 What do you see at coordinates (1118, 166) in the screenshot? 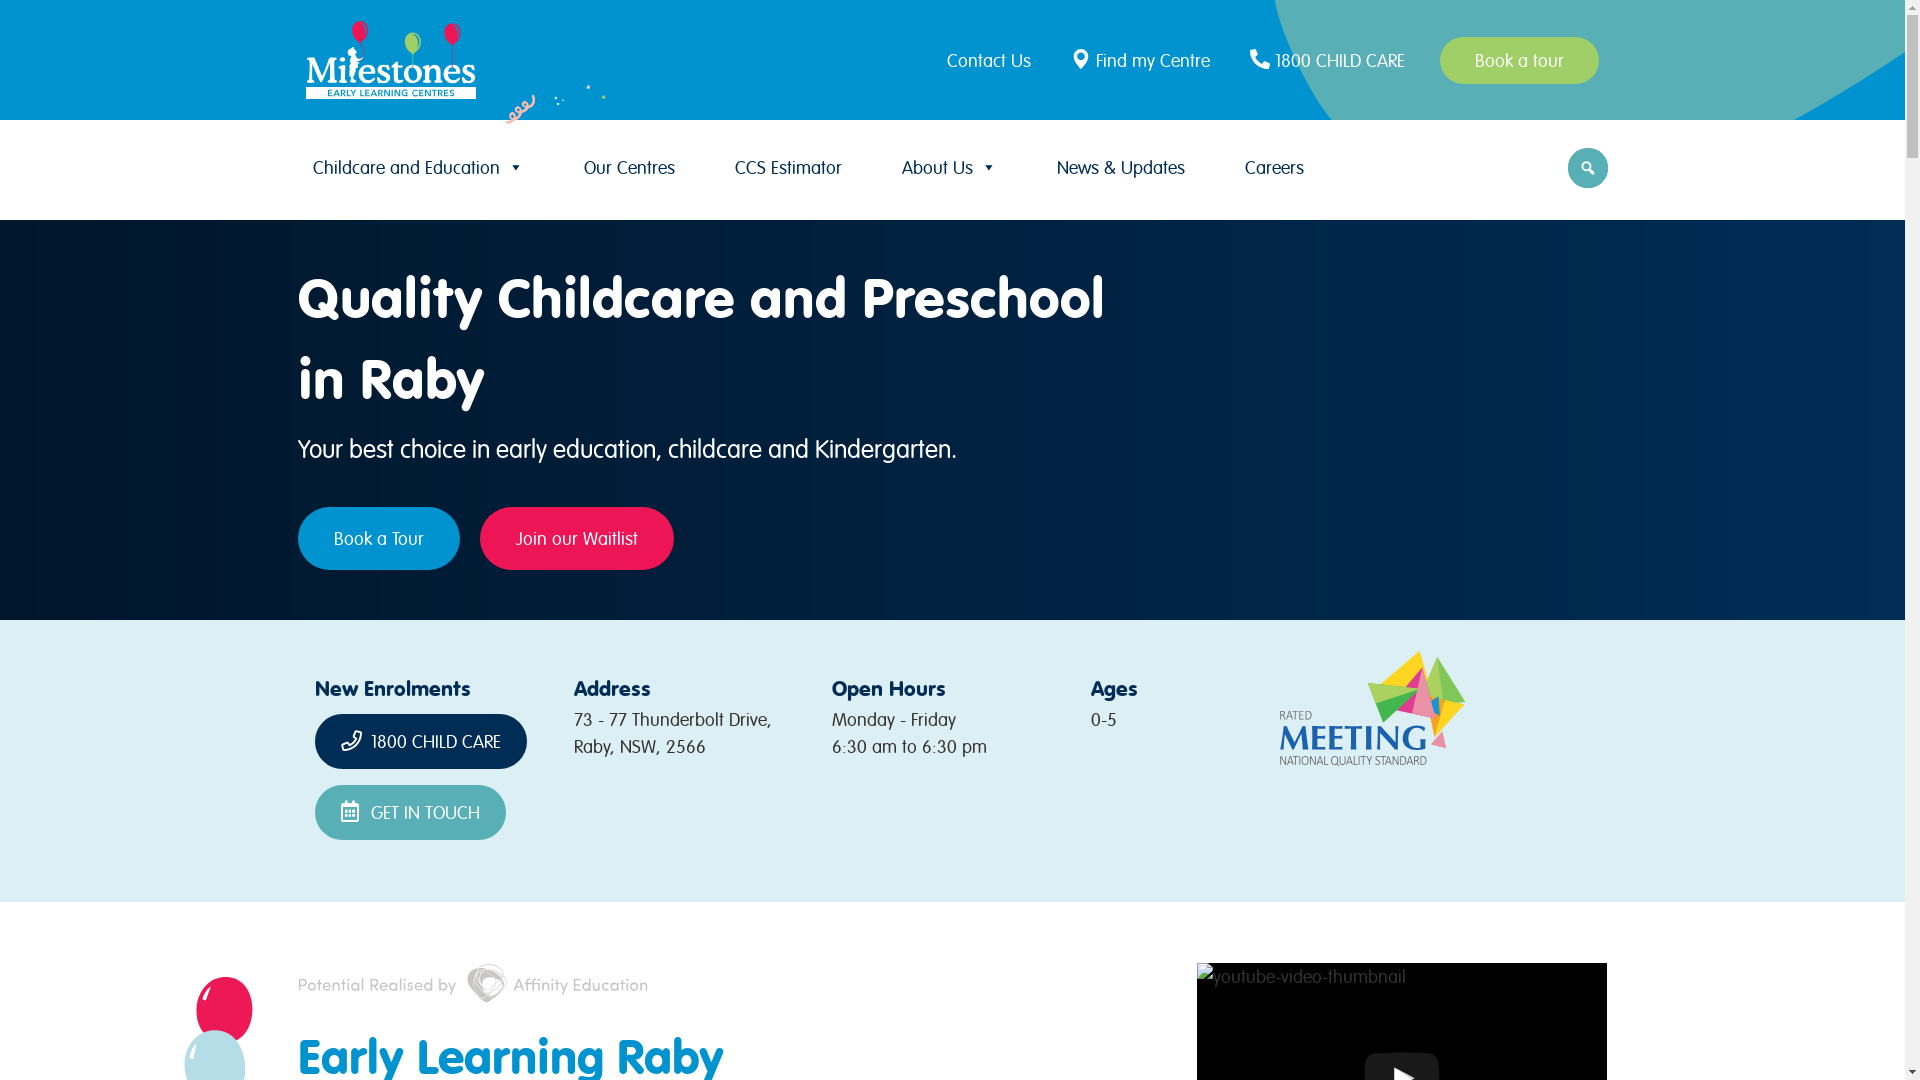
I see `'News & Updates'` at bounding box center [1118, 166].